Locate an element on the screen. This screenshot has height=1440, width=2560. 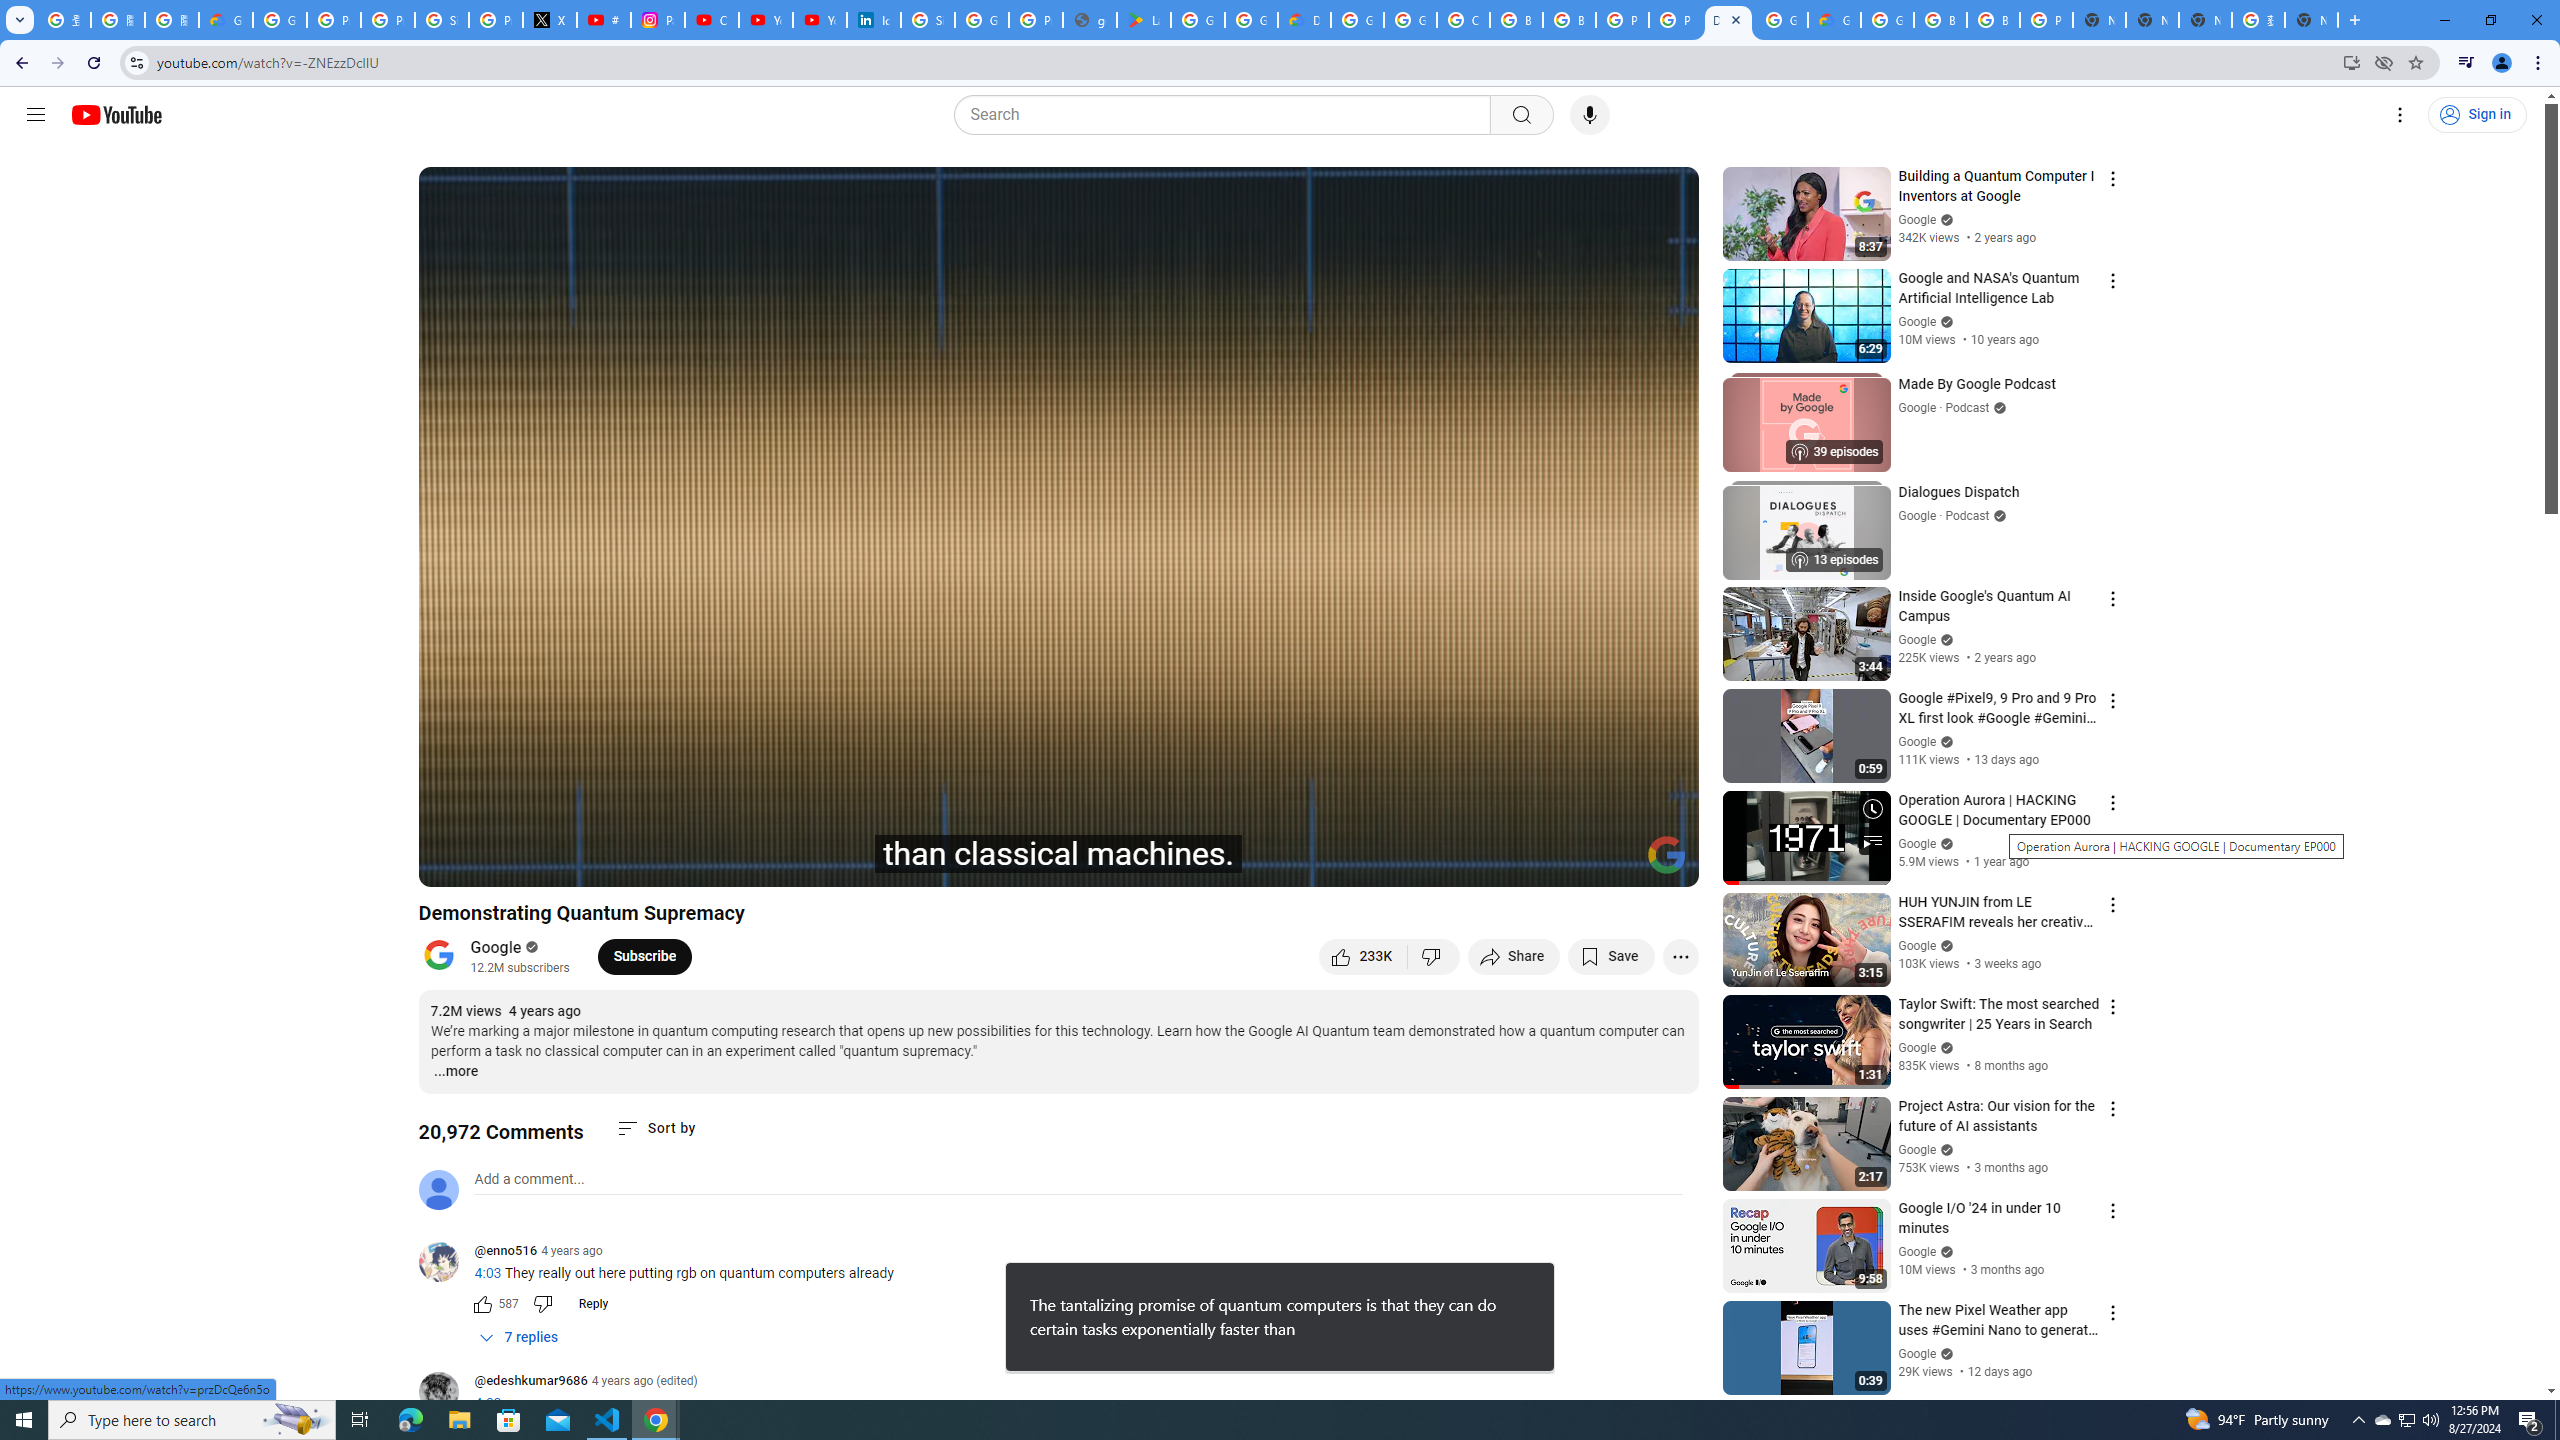
'like this video along with 233,071 other people' is located at coordinates (1362, 955).